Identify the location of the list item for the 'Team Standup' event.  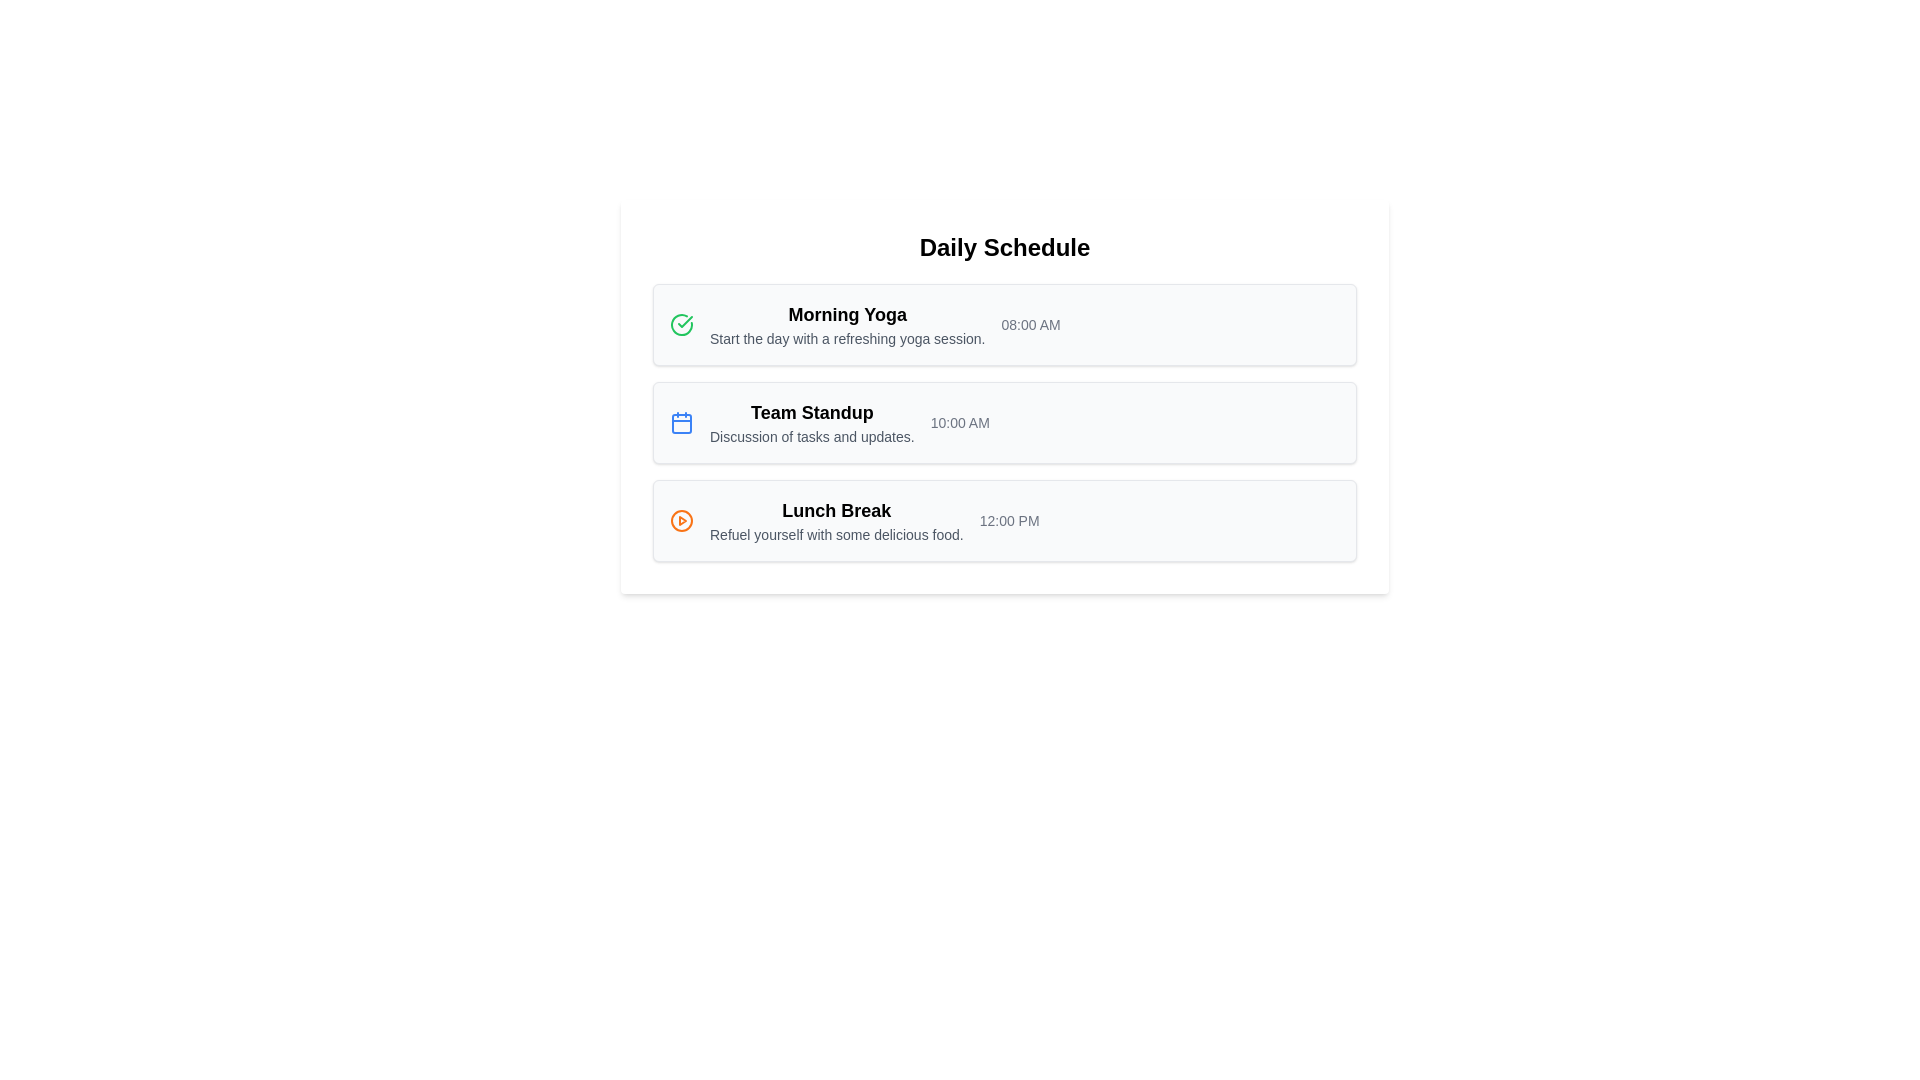
(1004, 422).